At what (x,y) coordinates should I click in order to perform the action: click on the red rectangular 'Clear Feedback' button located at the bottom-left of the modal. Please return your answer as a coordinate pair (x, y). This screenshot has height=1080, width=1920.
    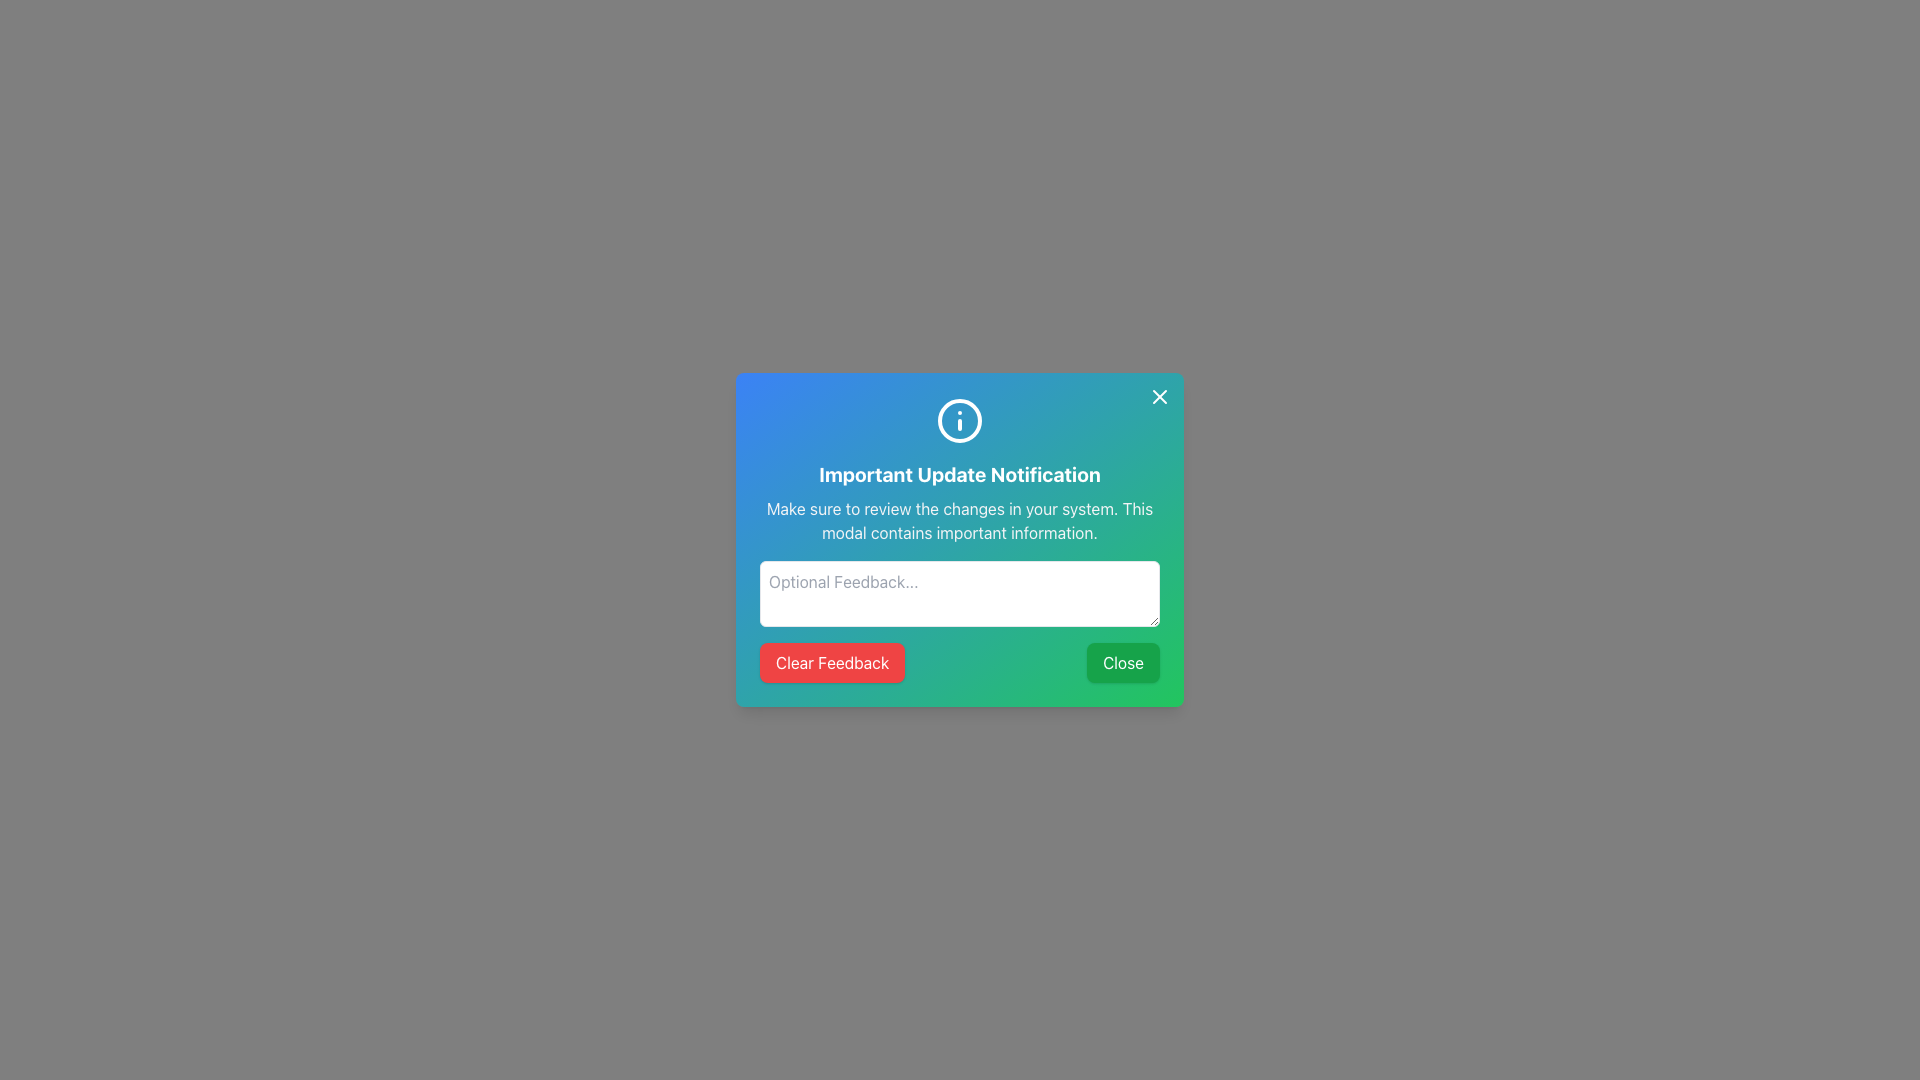
    Looking at the image, I should click on (832, 663).